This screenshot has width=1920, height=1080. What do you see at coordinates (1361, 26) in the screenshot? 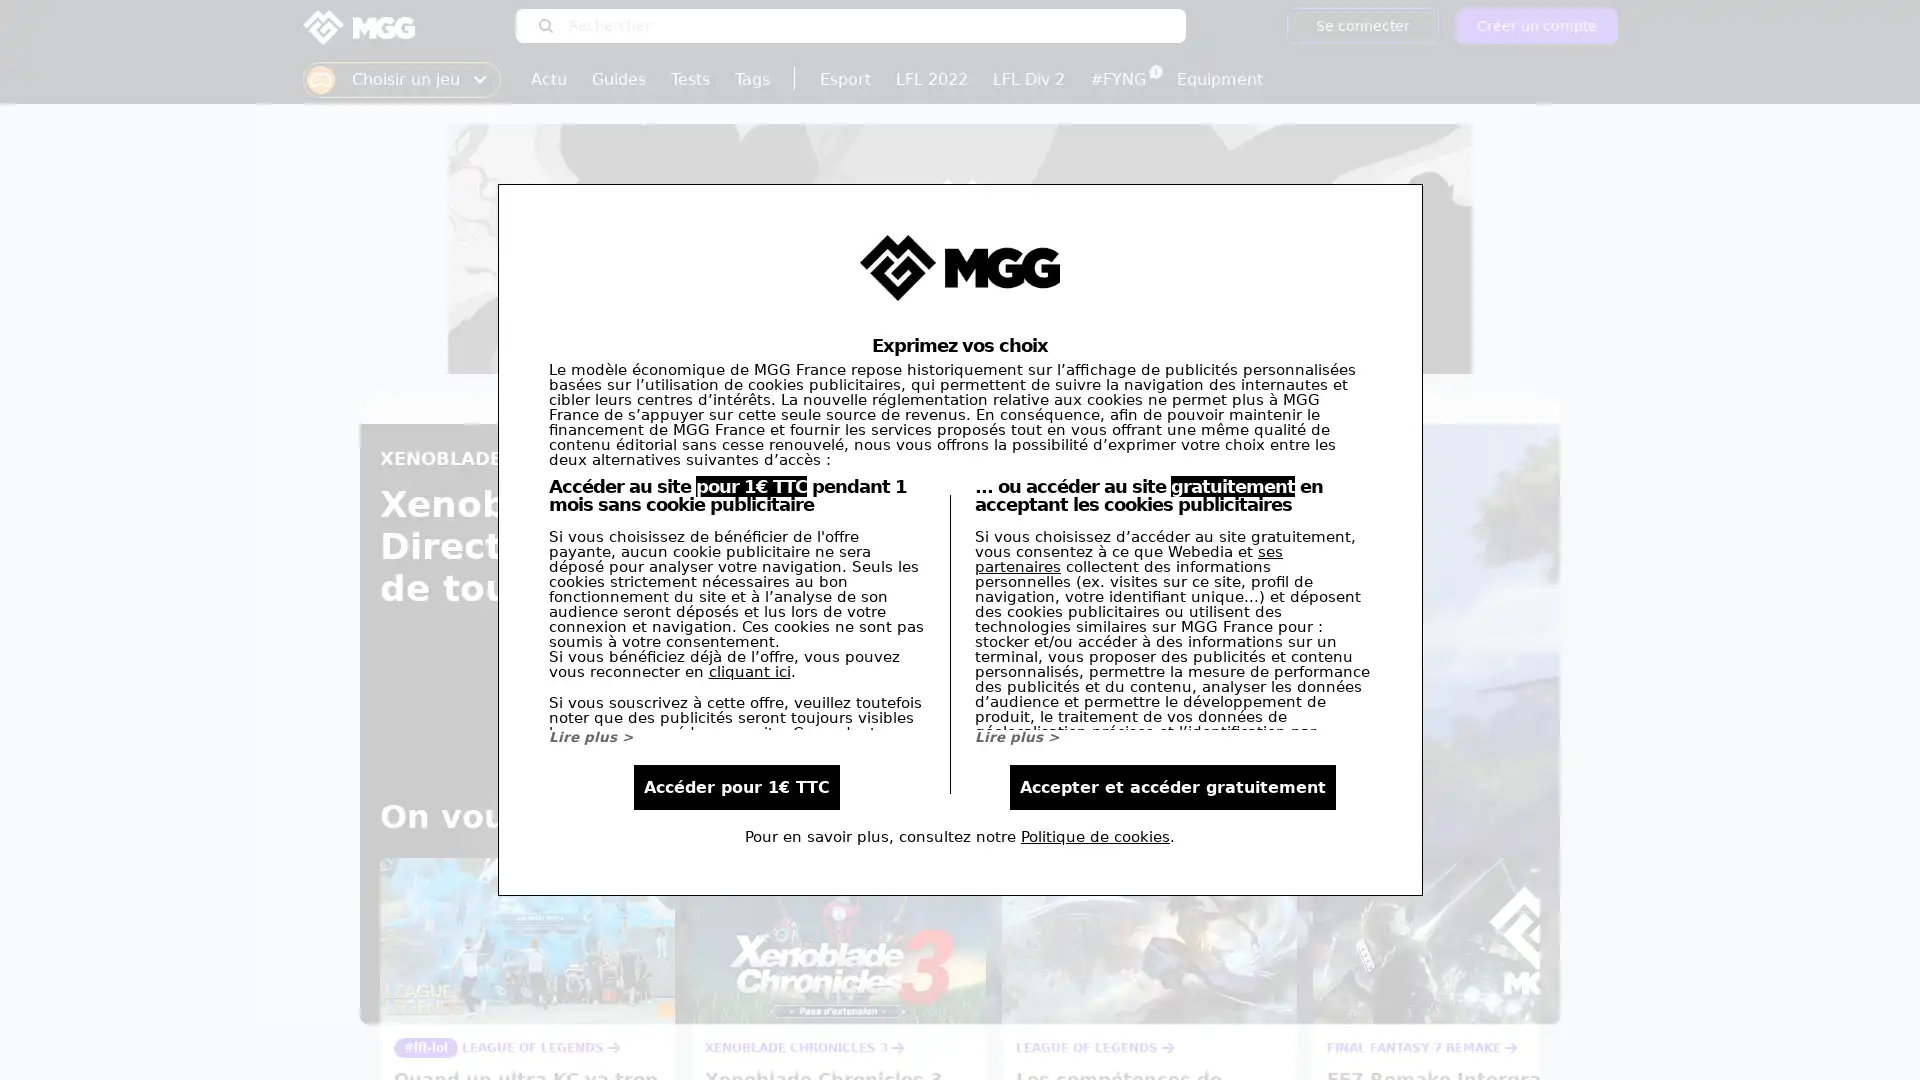
I see `Se connecter` at bounding box center [1361, 26].